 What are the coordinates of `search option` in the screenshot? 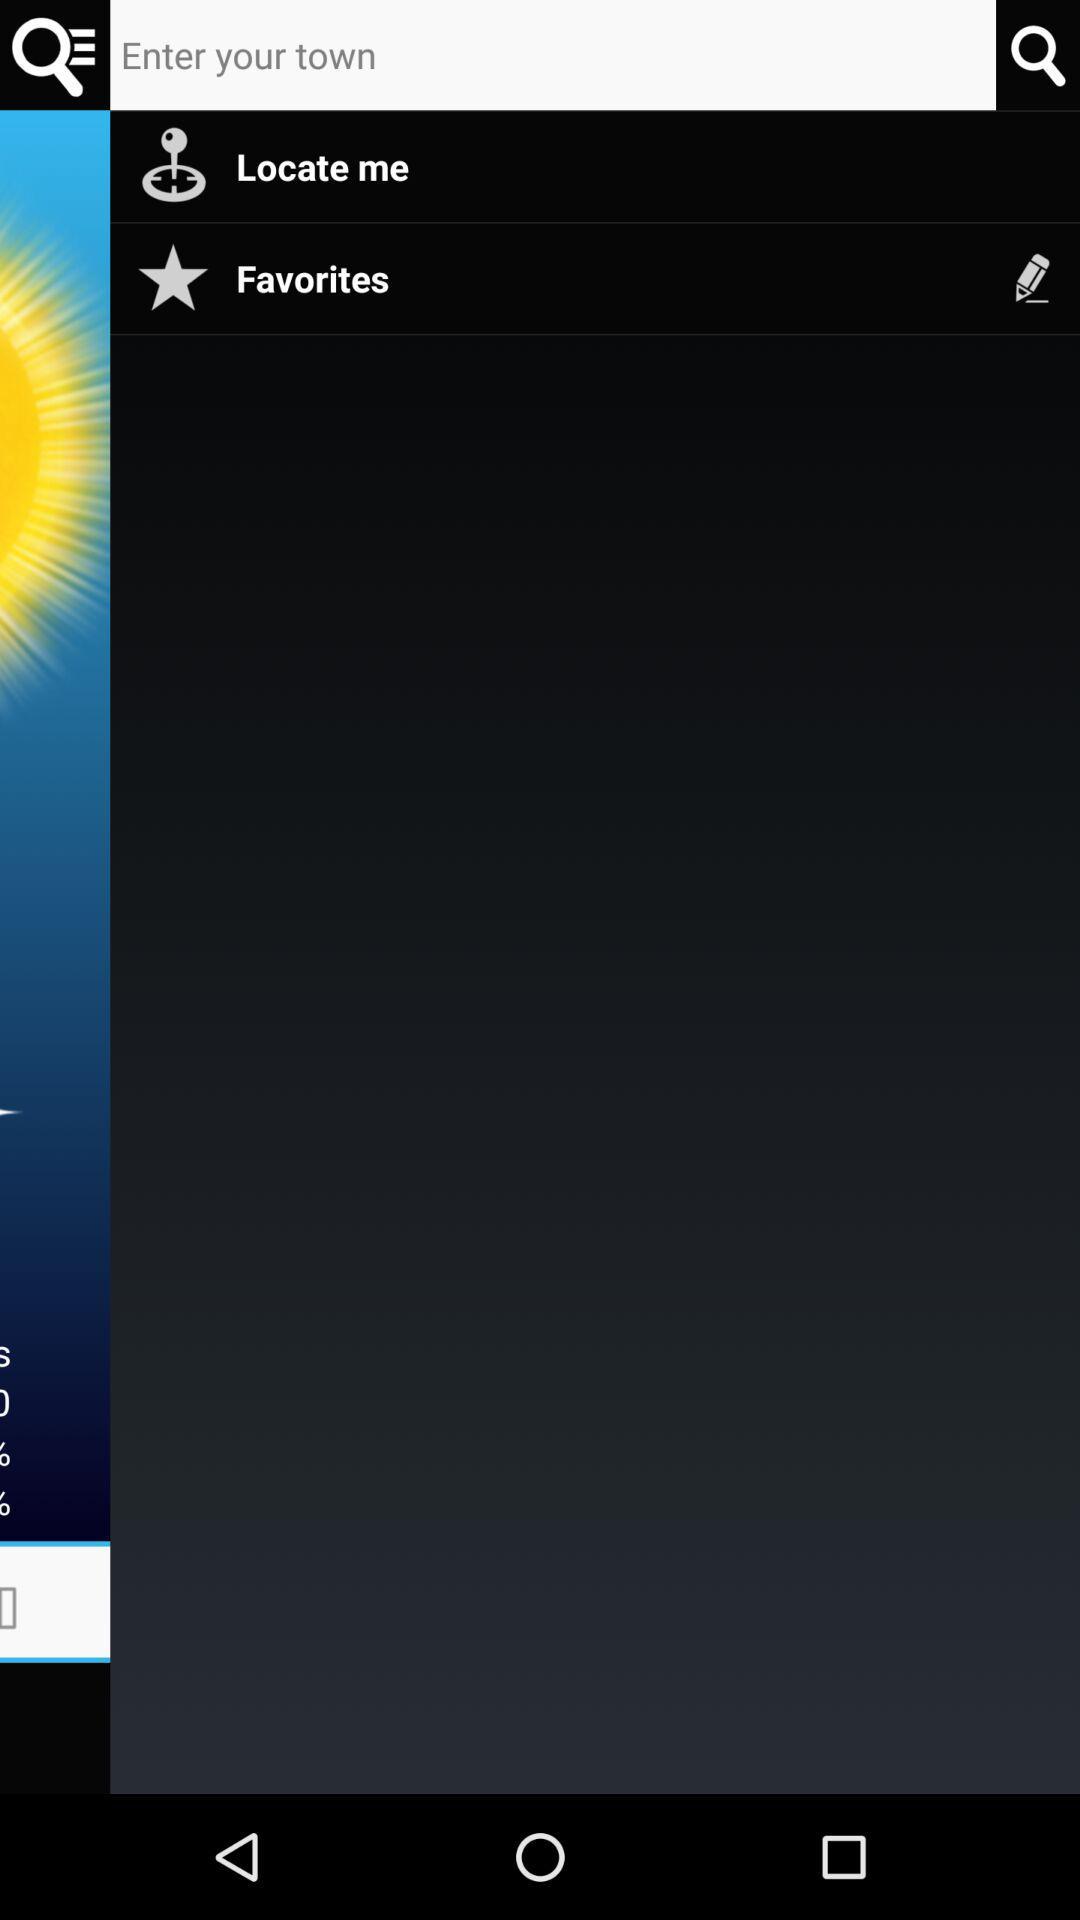 It's located at (1036, 54).